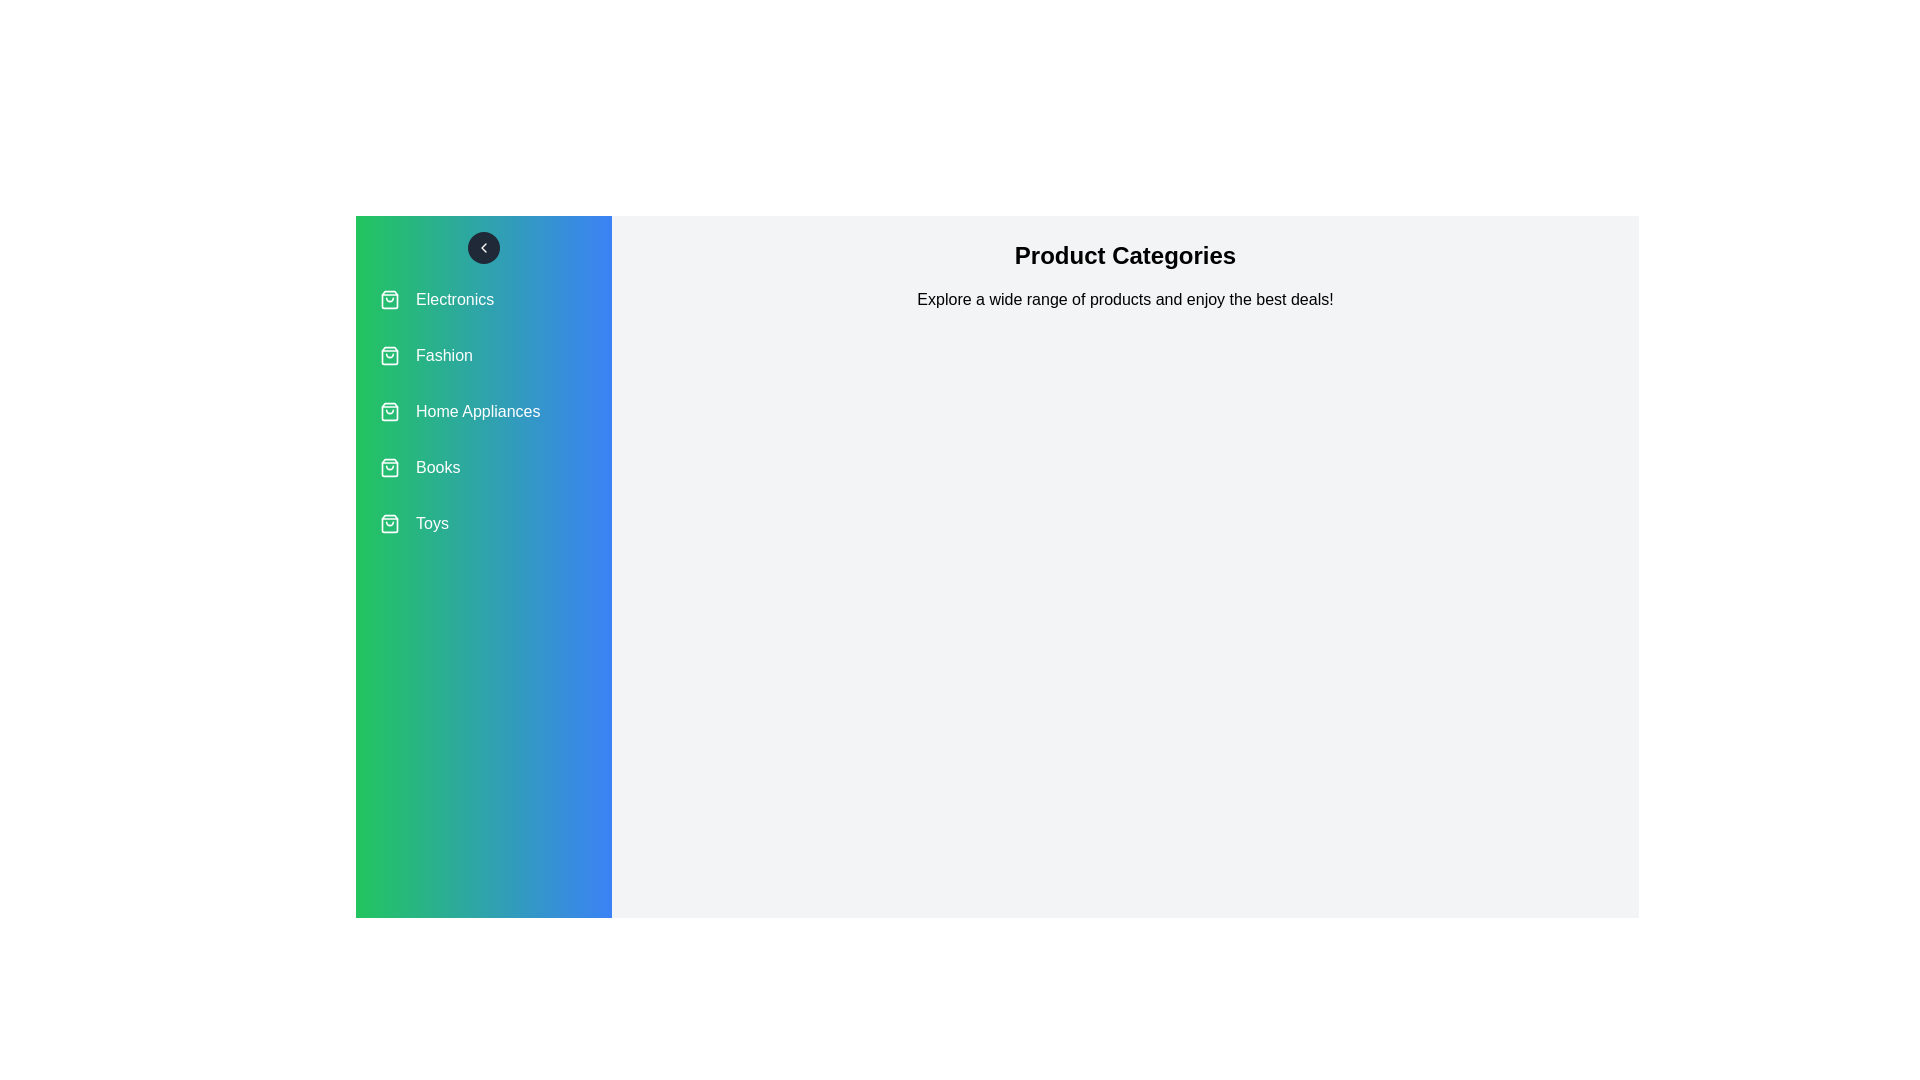 Image resolution: width=1920 pixels, height=1080 pixels. I want to click on the category Books from the list, so click(484, 467).